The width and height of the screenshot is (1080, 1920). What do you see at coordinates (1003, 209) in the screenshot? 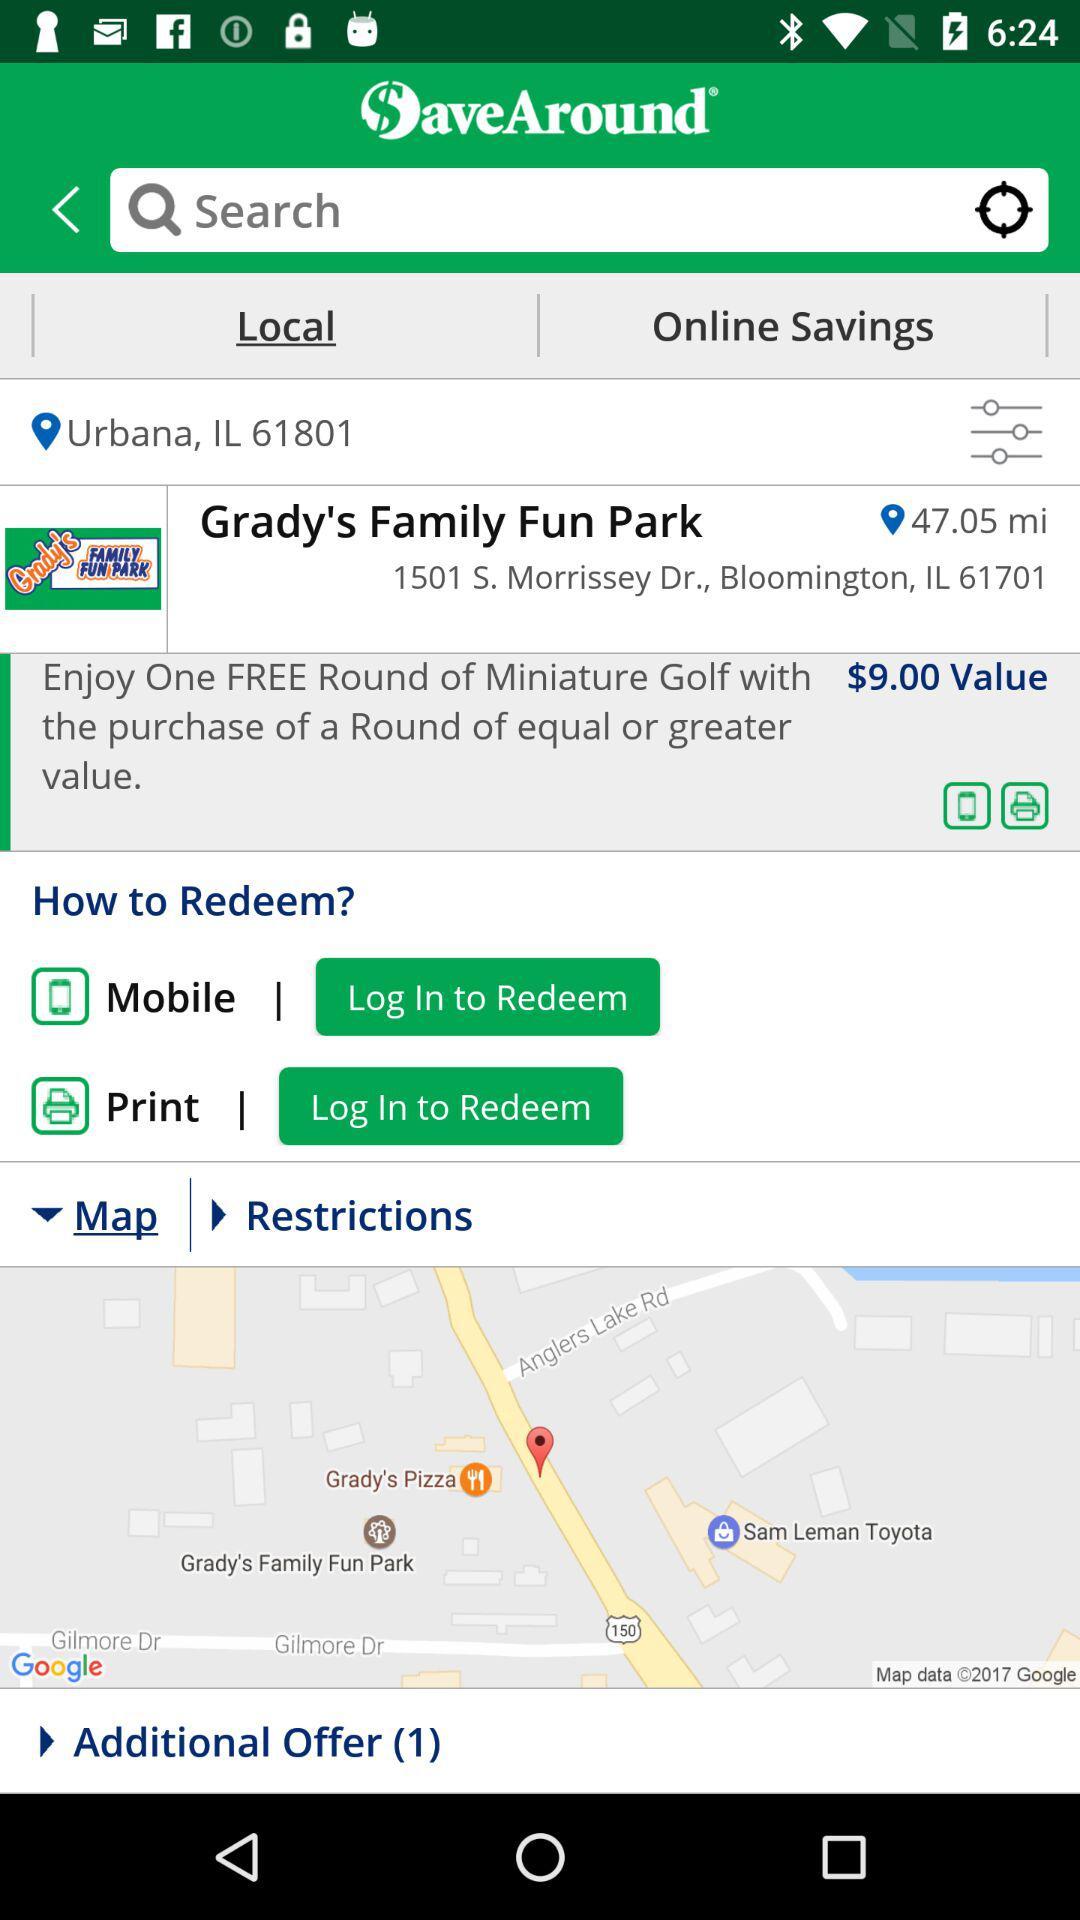
I see `the location_crosshair icon` at bounding box center [1003, 209].